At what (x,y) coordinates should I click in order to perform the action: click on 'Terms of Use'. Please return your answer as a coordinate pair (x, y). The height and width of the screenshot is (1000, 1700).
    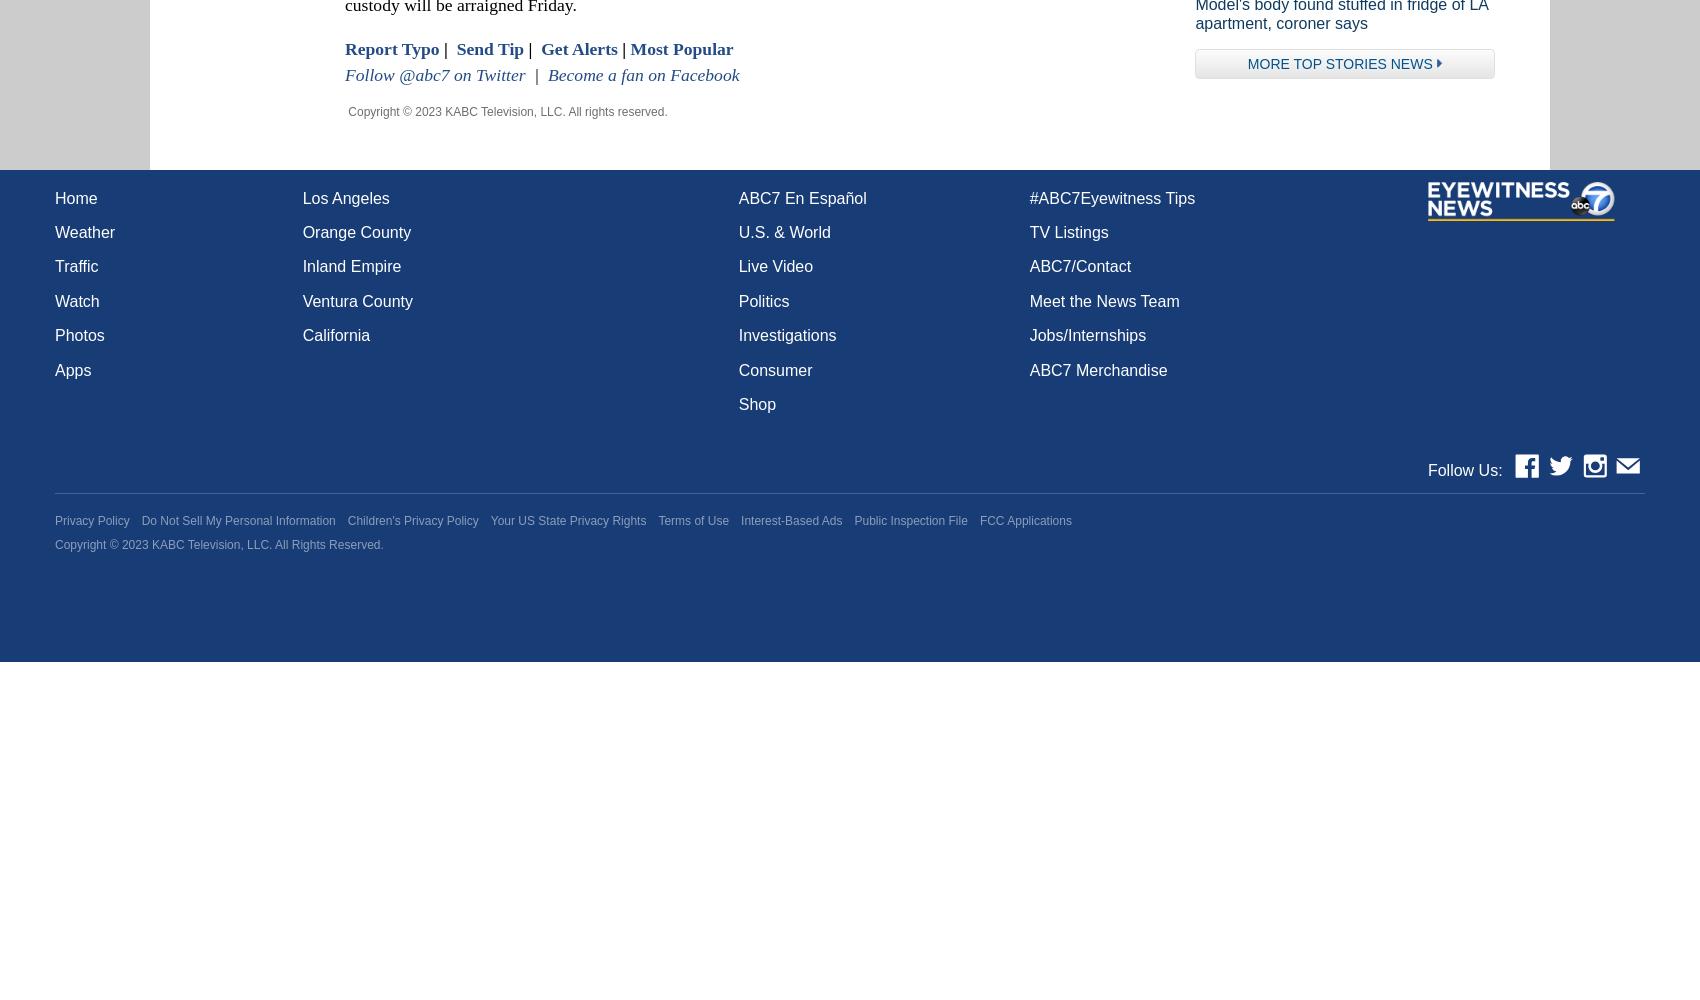
    Looking at the image, I should click on (693, 520).